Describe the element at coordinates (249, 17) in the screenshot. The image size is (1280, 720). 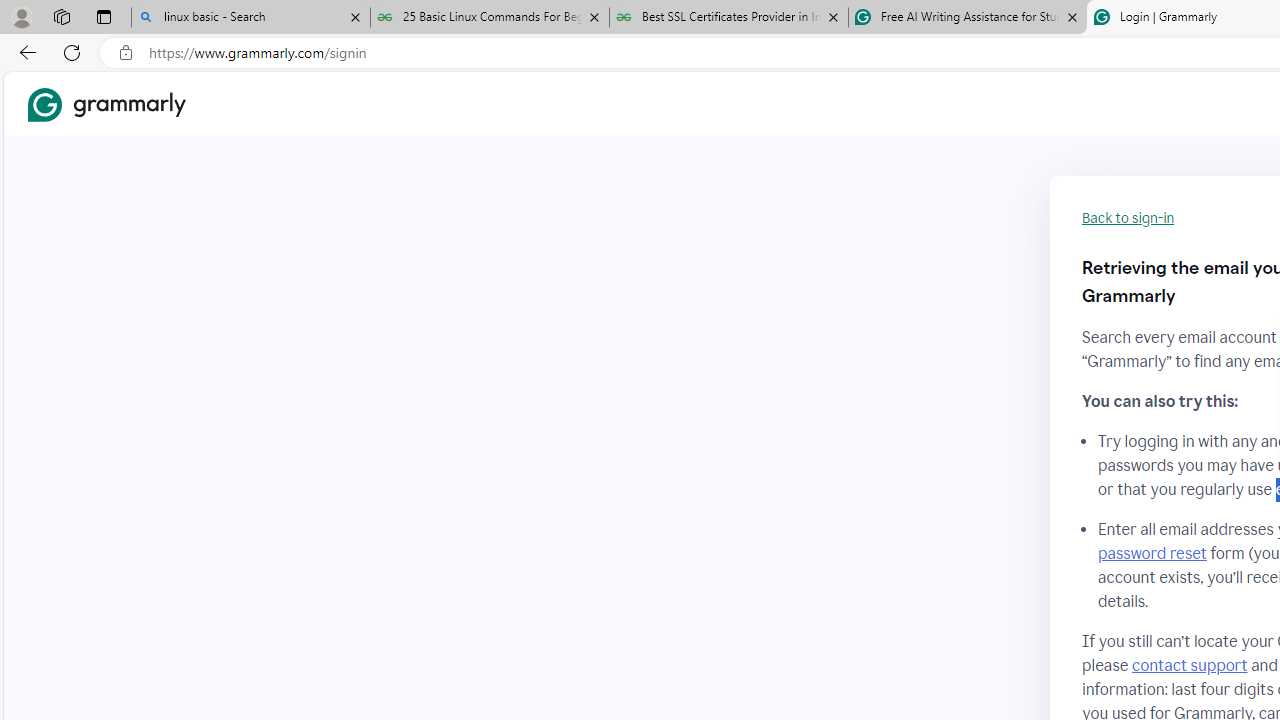
I see `'linux basic - Search'` at that location.